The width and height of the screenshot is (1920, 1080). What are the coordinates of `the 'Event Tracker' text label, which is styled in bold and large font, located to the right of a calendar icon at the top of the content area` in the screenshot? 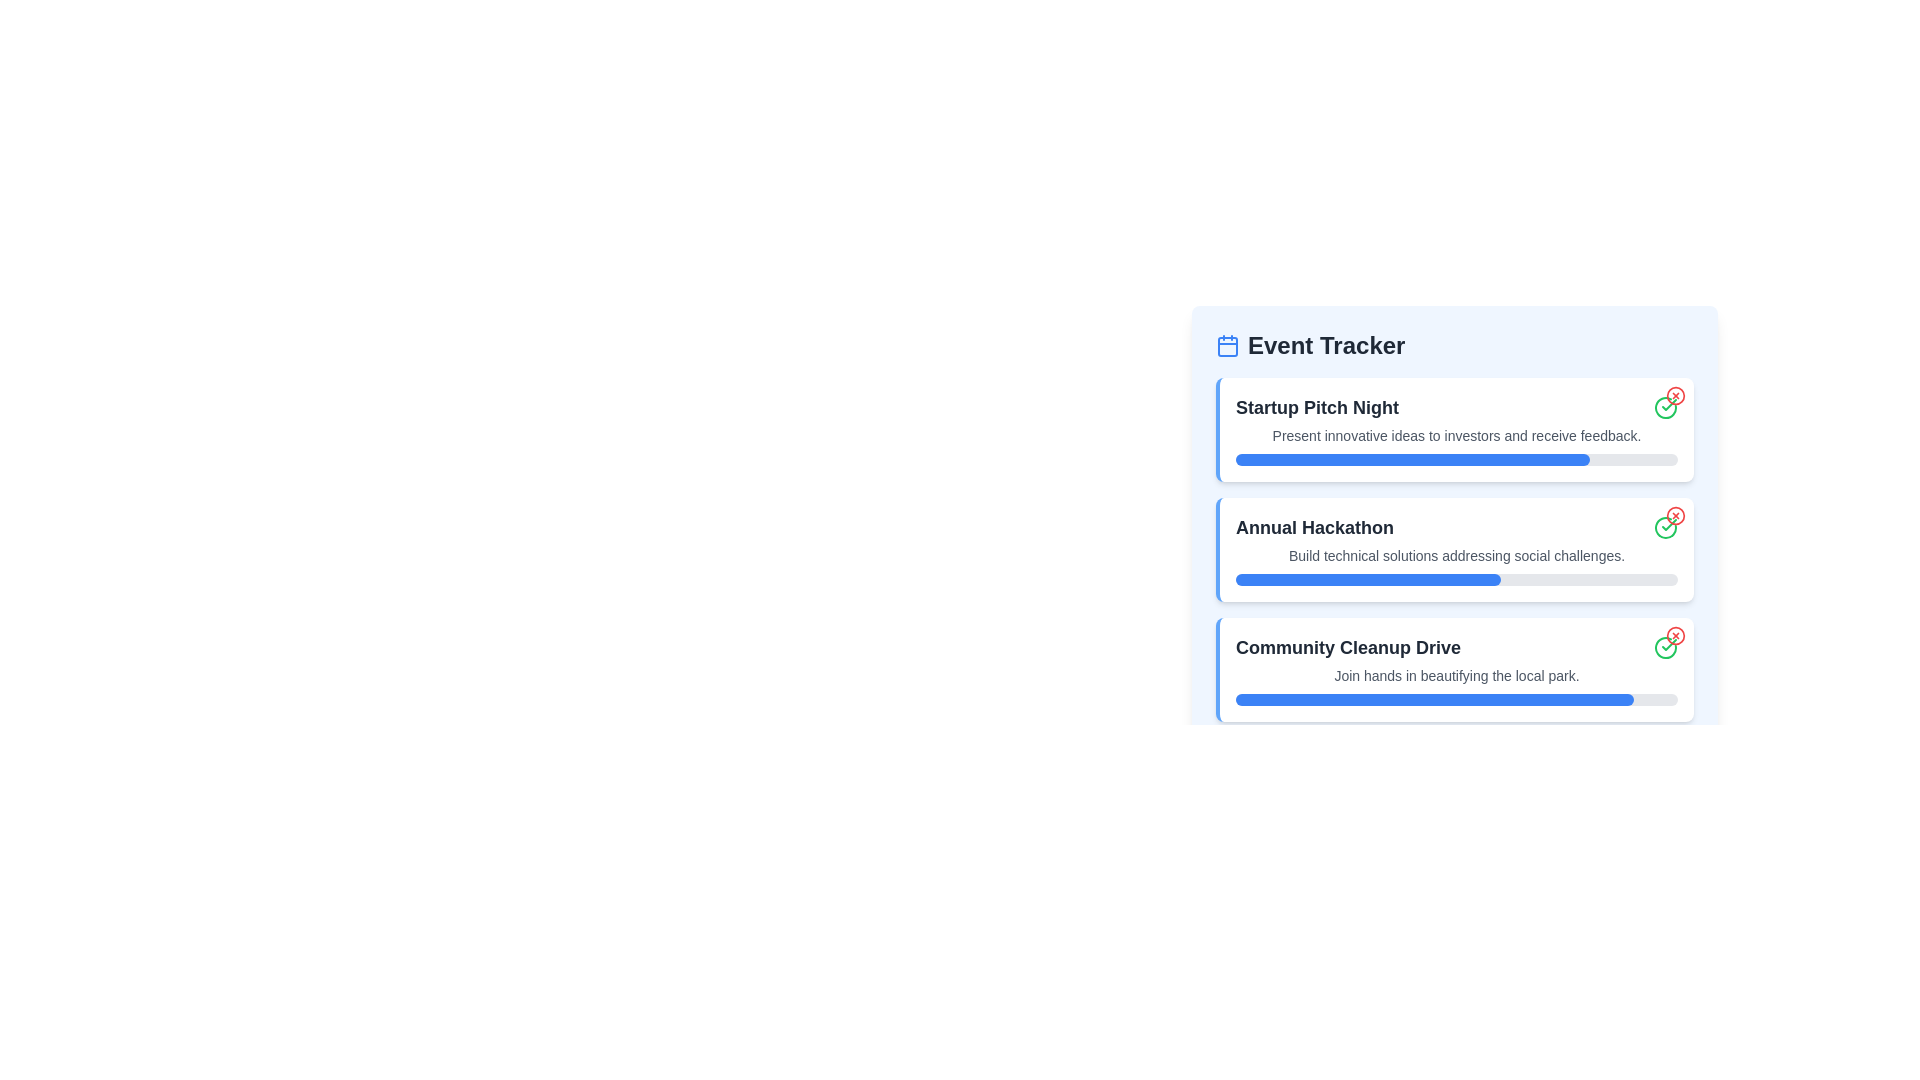 It's located at (1326, 345).